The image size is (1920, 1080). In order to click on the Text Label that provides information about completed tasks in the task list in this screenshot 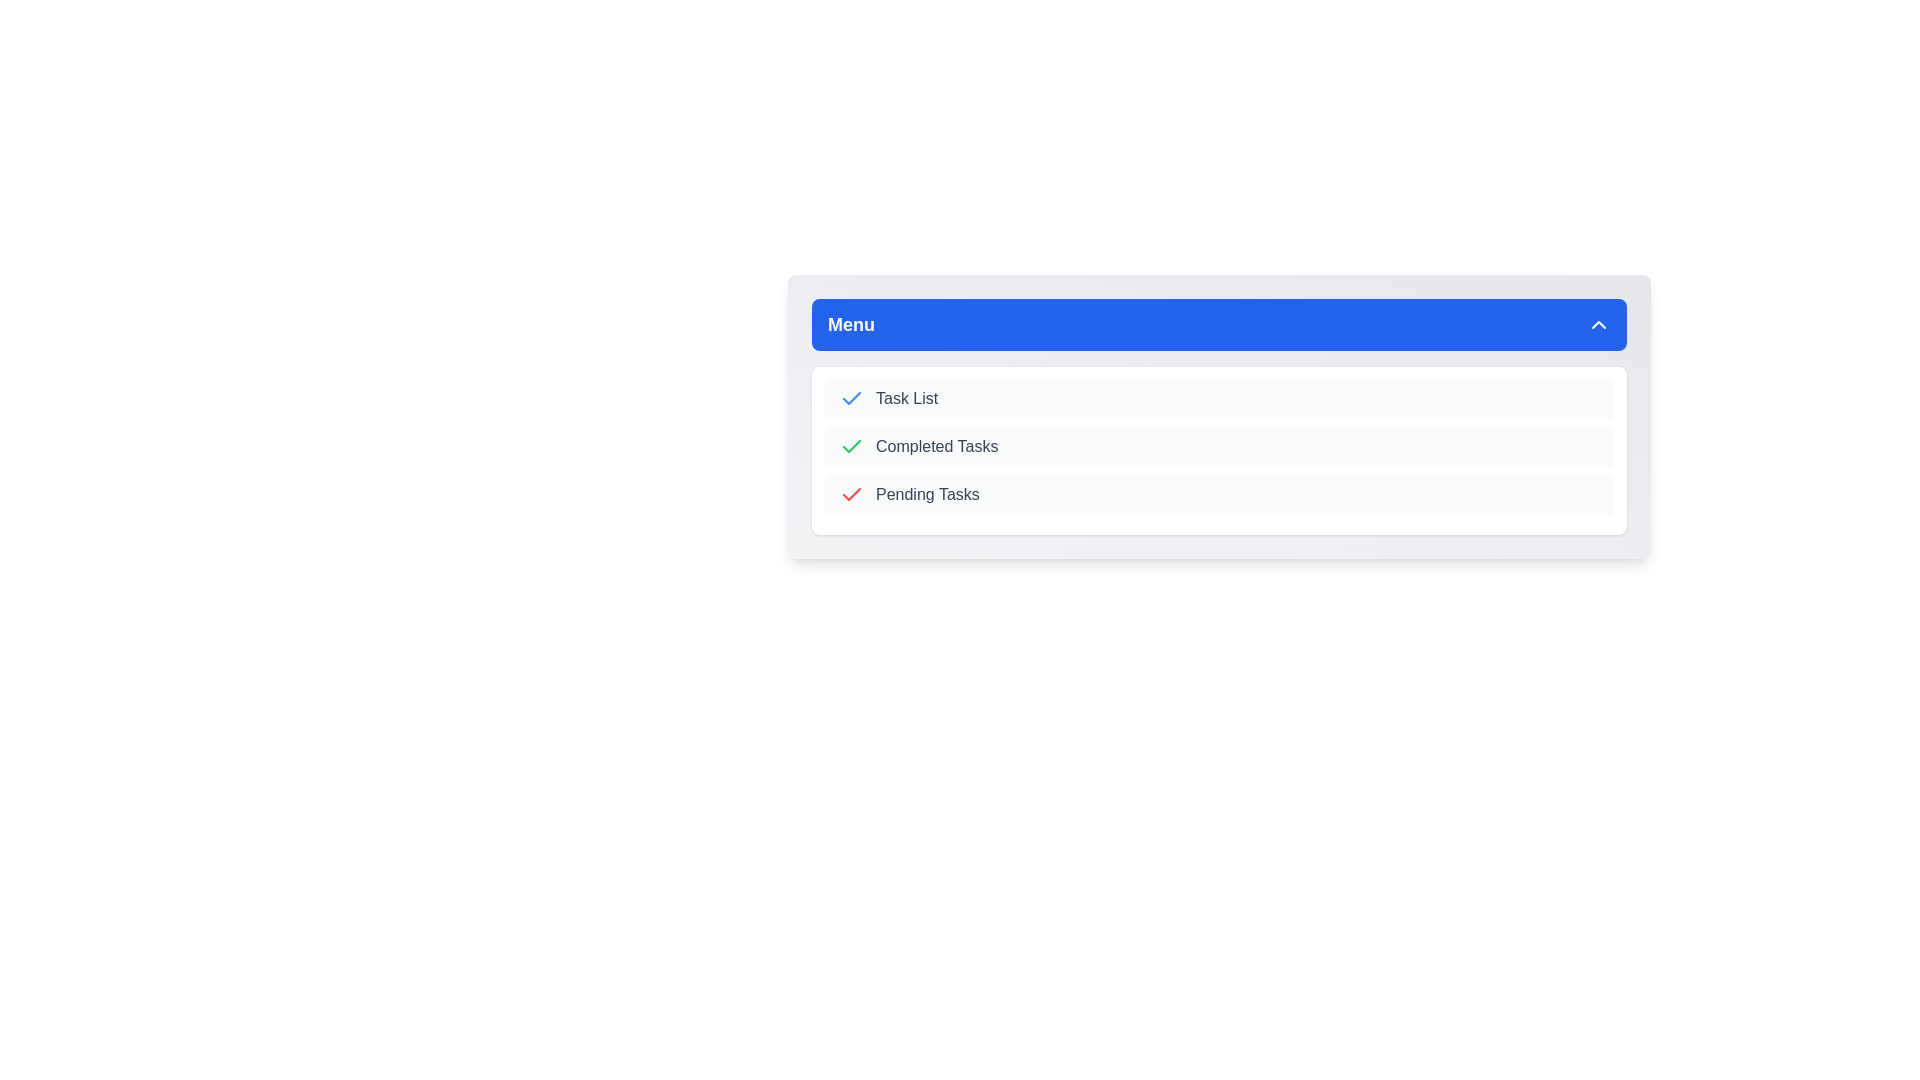, I will do `click(936, 446)`.